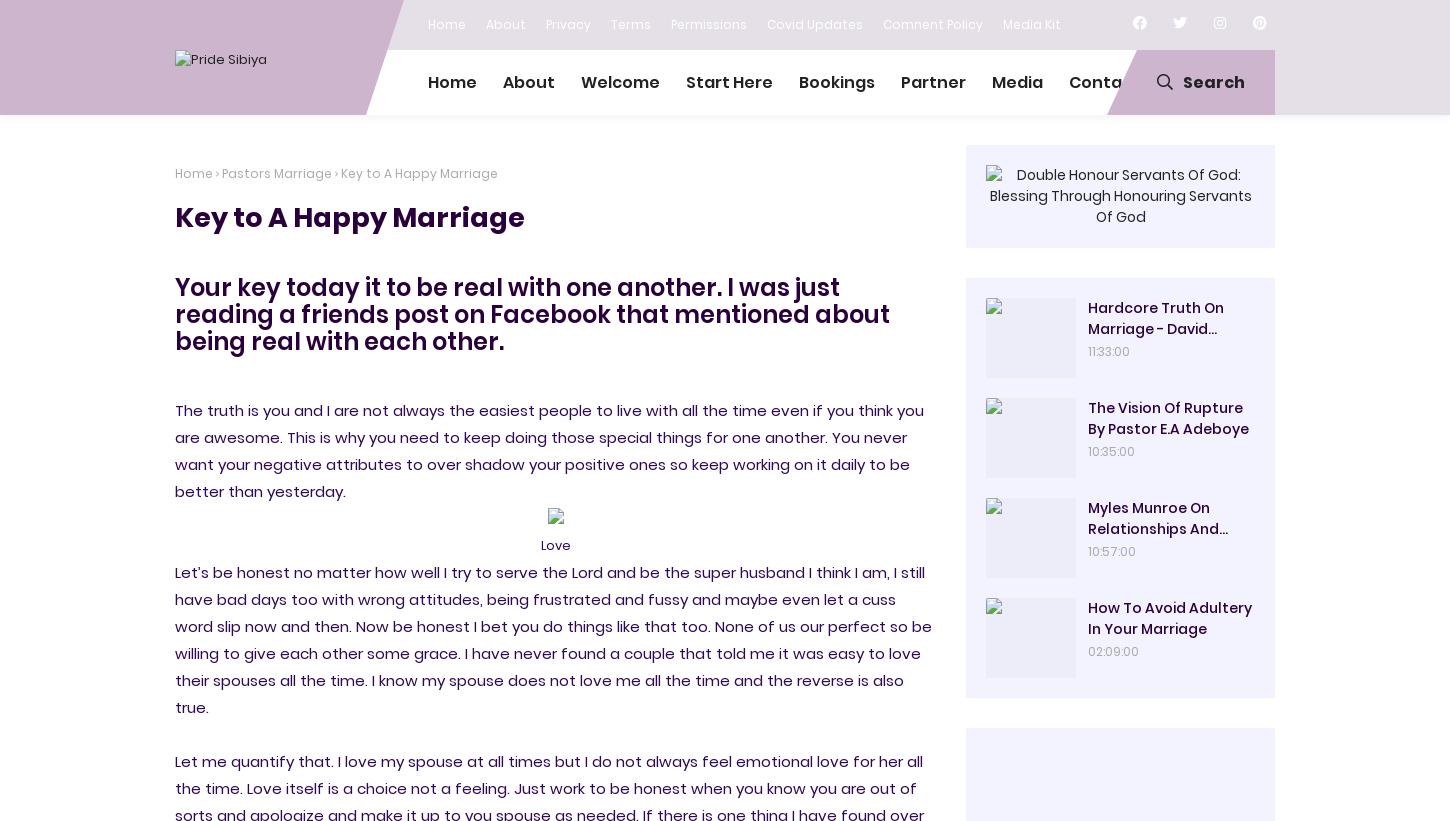 Image resolution: width=1450 pixels, height=821 pixels. What do you see at coordinates (1110, 451) in the screenshot?
I see `'10:35:00'` at bounding box center [1110, 451].